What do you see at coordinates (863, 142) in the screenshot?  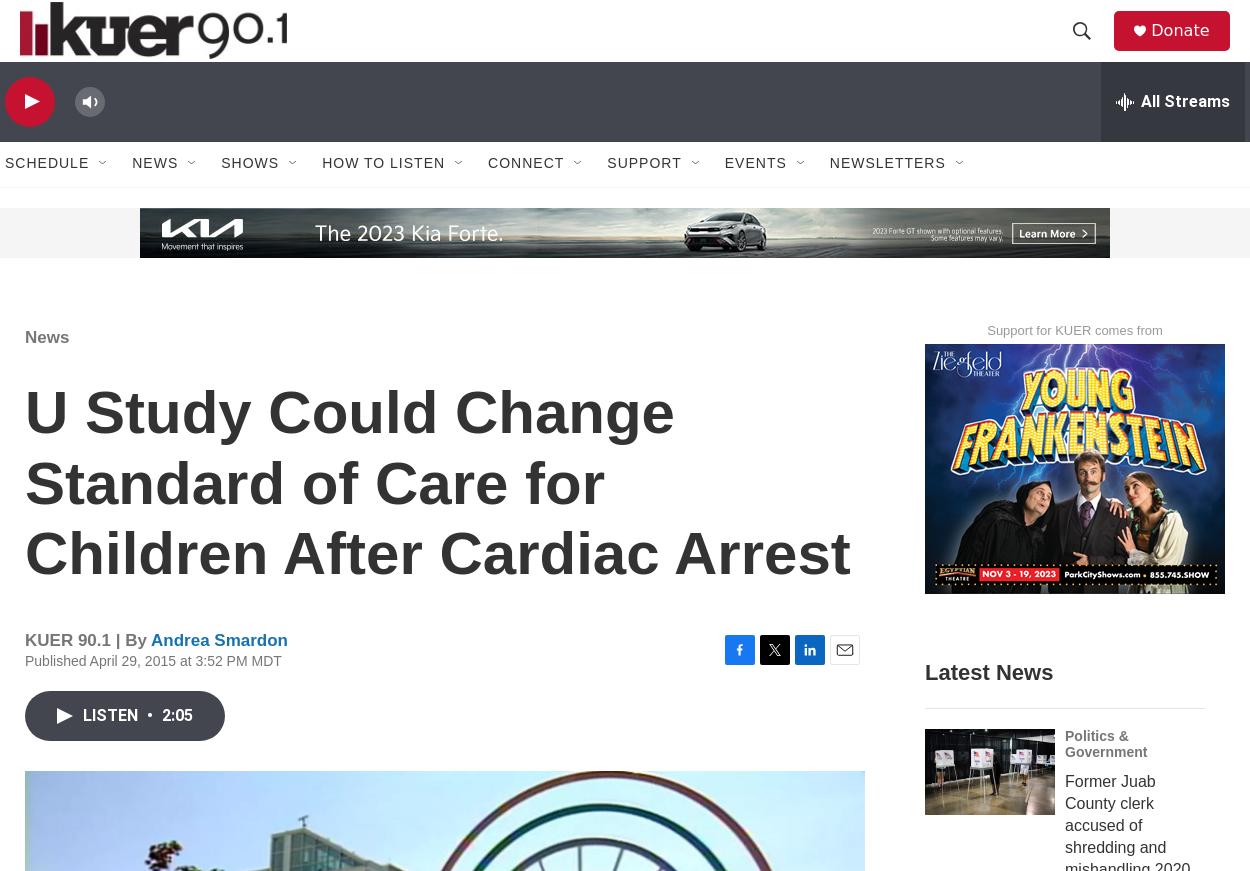 I see `'10:00 PM'` at bounding box center [863, 142].